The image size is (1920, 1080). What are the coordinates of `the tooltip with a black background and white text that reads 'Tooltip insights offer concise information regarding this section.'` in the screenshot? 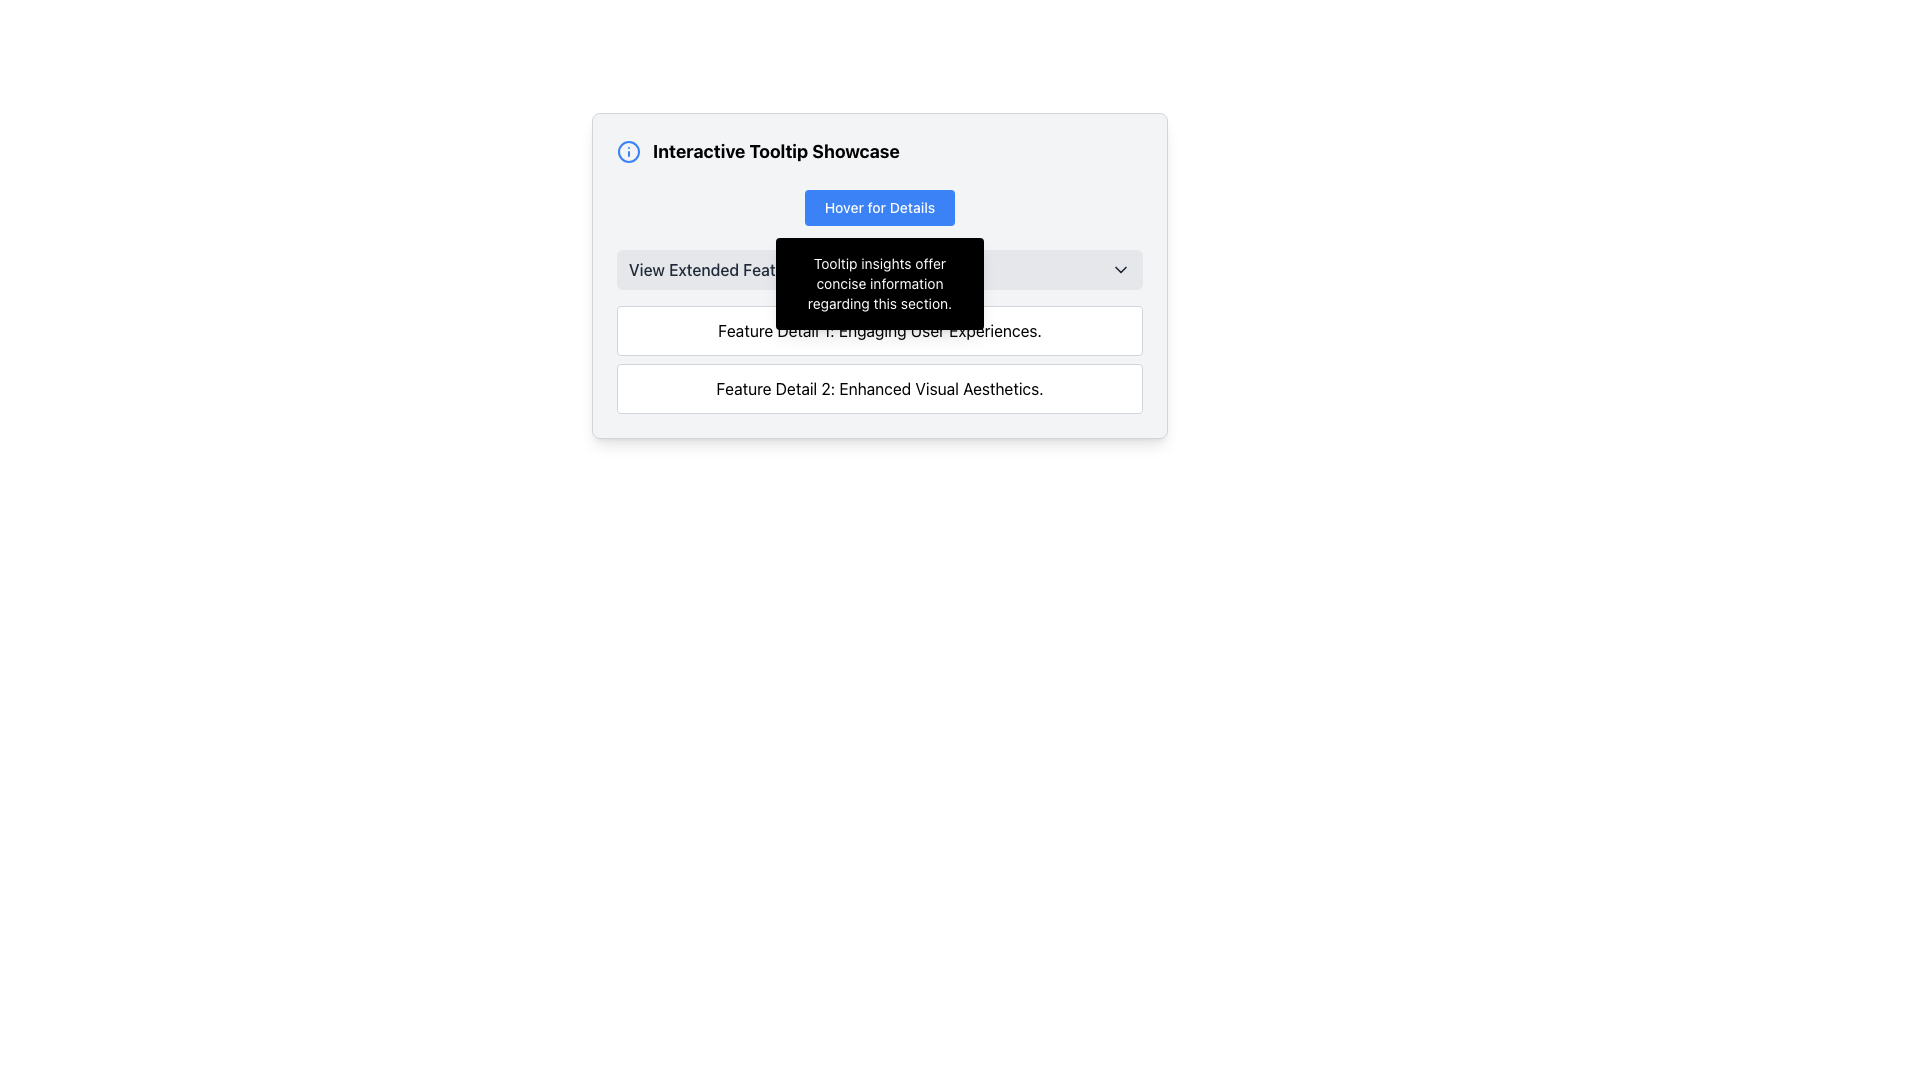 It's located at (879, 284).